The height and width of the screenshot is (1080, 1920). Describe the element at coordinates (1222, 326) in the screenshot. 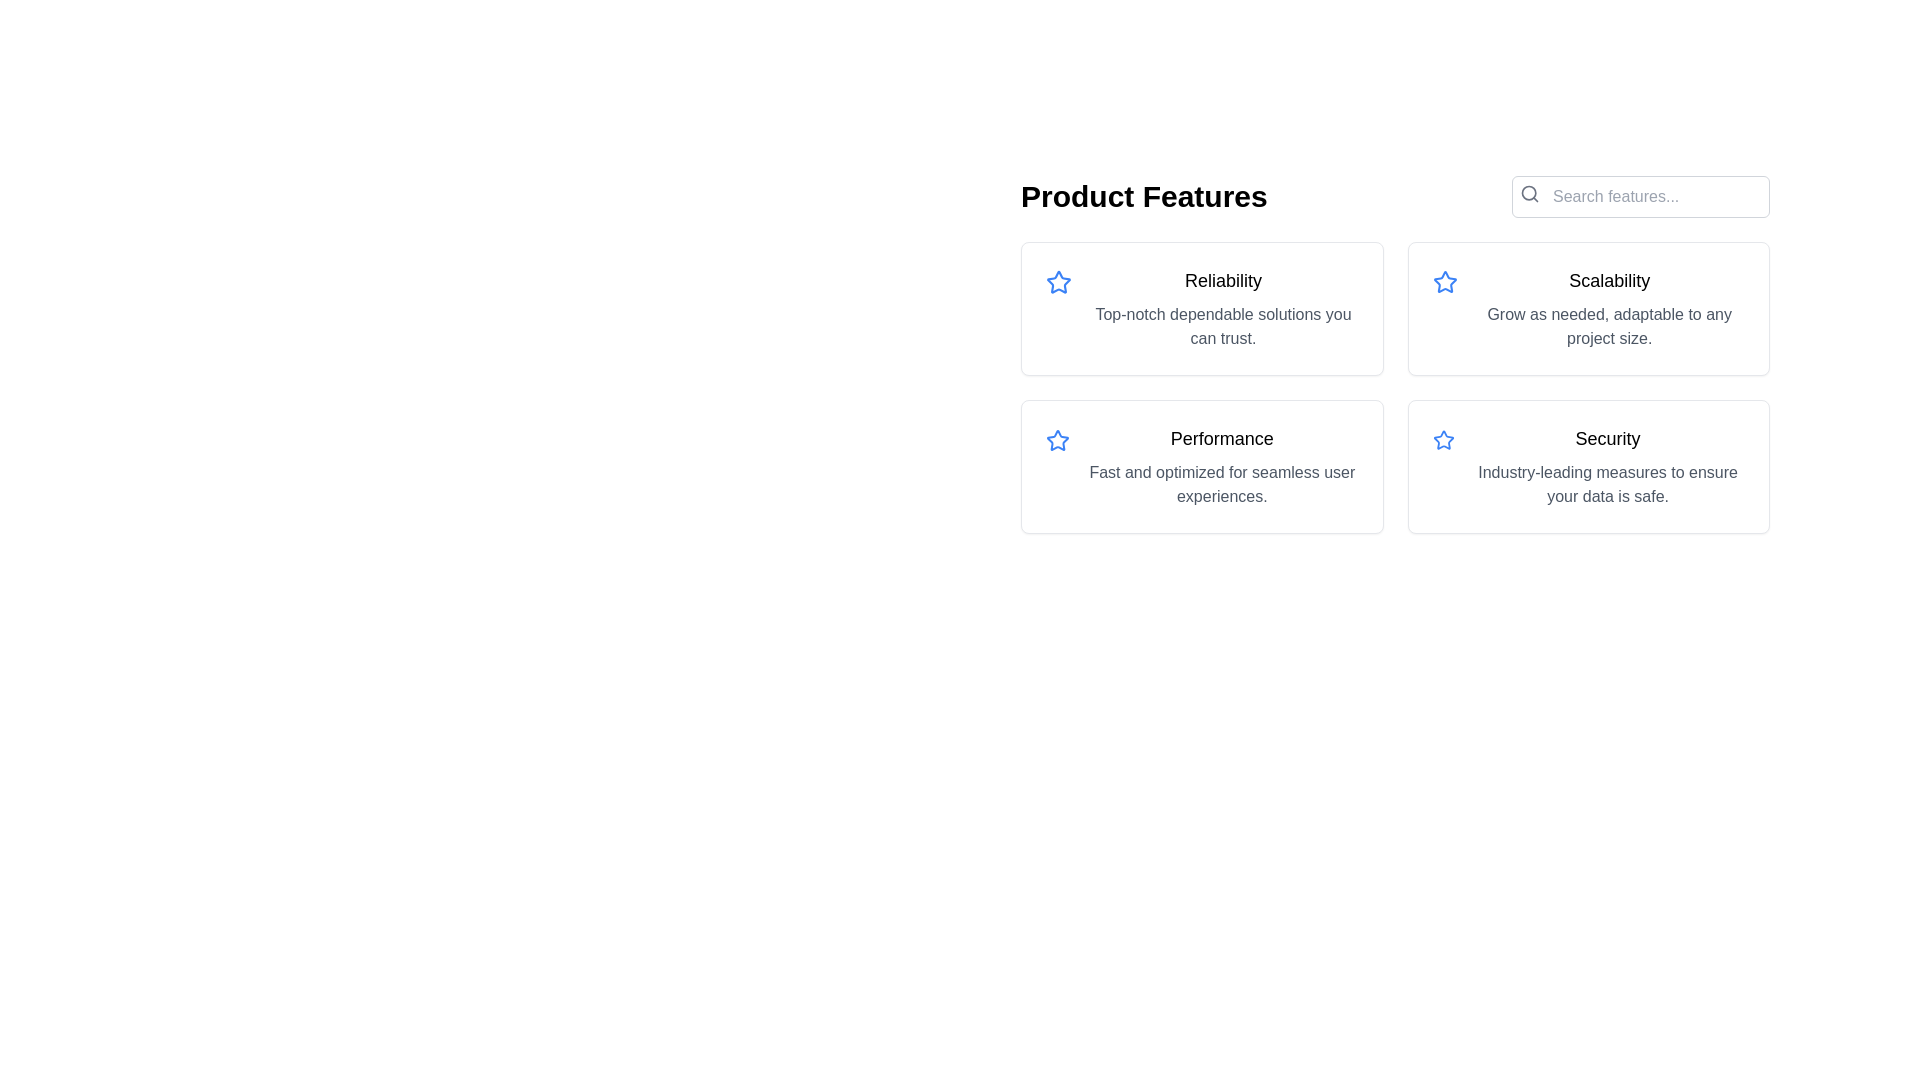

I see `the text providing context for the 'Reliability' feature located under the 'Reliability' heading in the product features box` at that location.